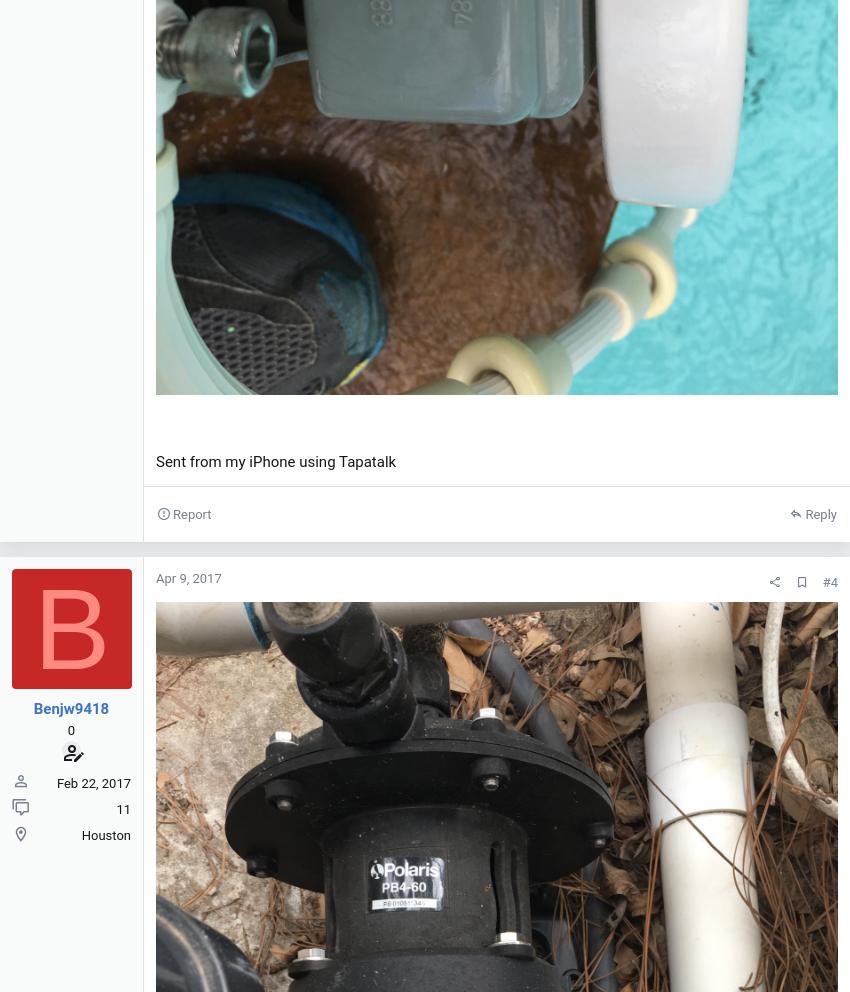 The width and height of the screenshot is (850, 992). I want to click on 'Feb 22, 2017', so click(92, 781).